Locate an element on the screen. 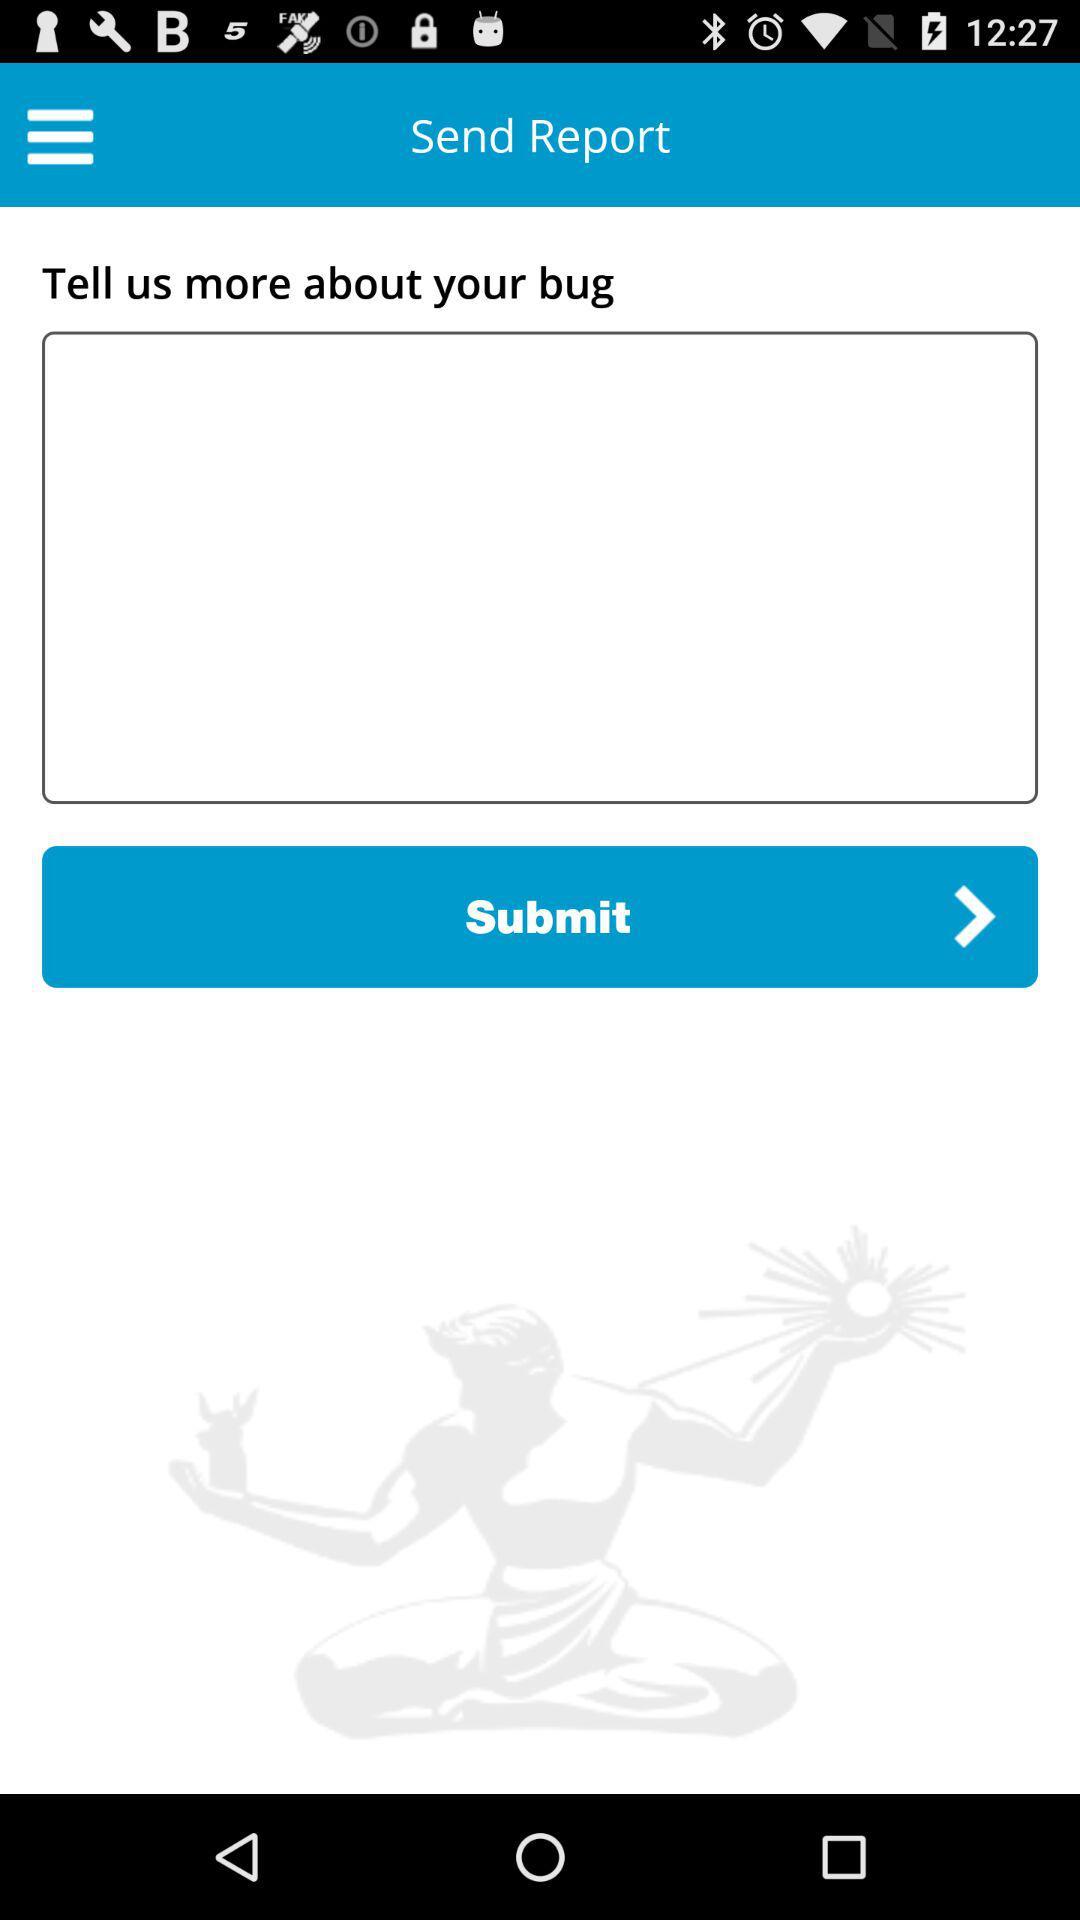  report a bug field is located at coordinates (540, 566).